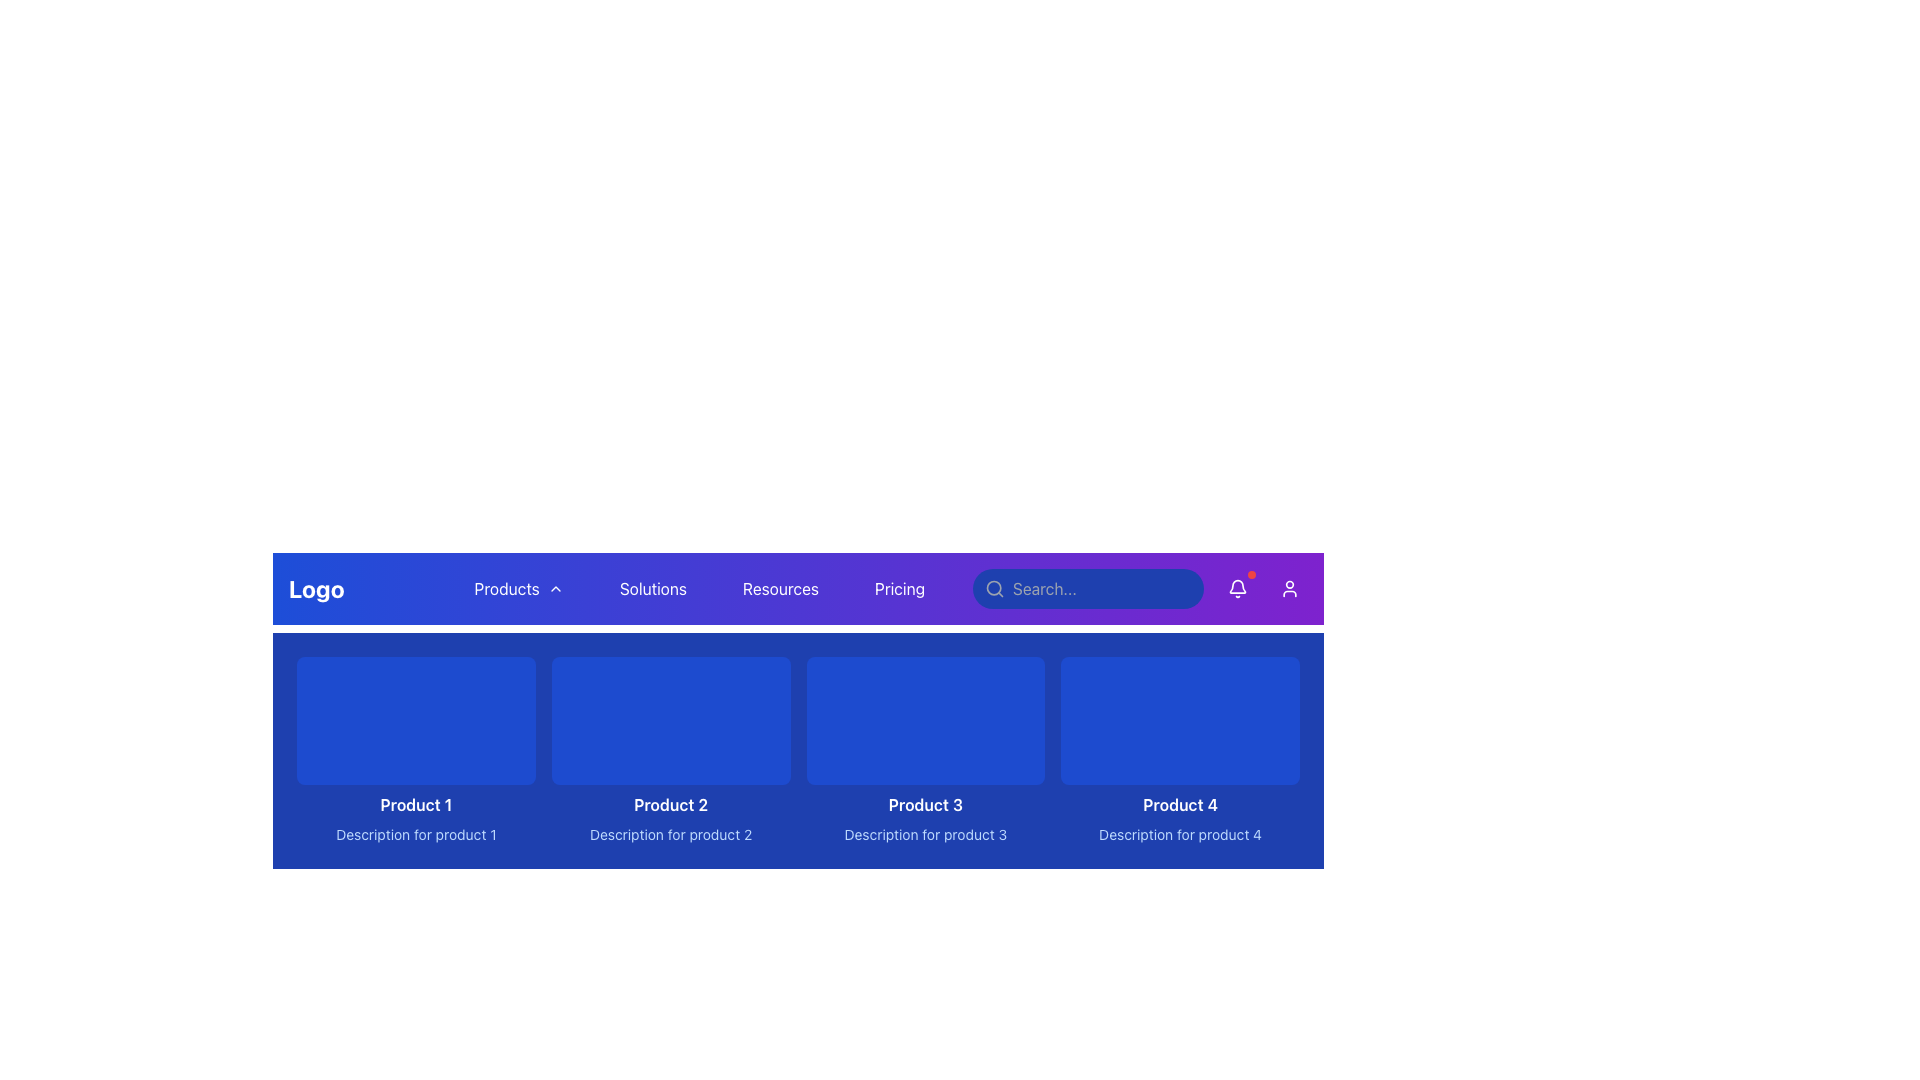 The height and width of the screenshot is (1080, 1920). I want to click on the decorative loading placeholder for 'Product 2' located in the grid layout, directly below the navigation bar, so click(671, 721).